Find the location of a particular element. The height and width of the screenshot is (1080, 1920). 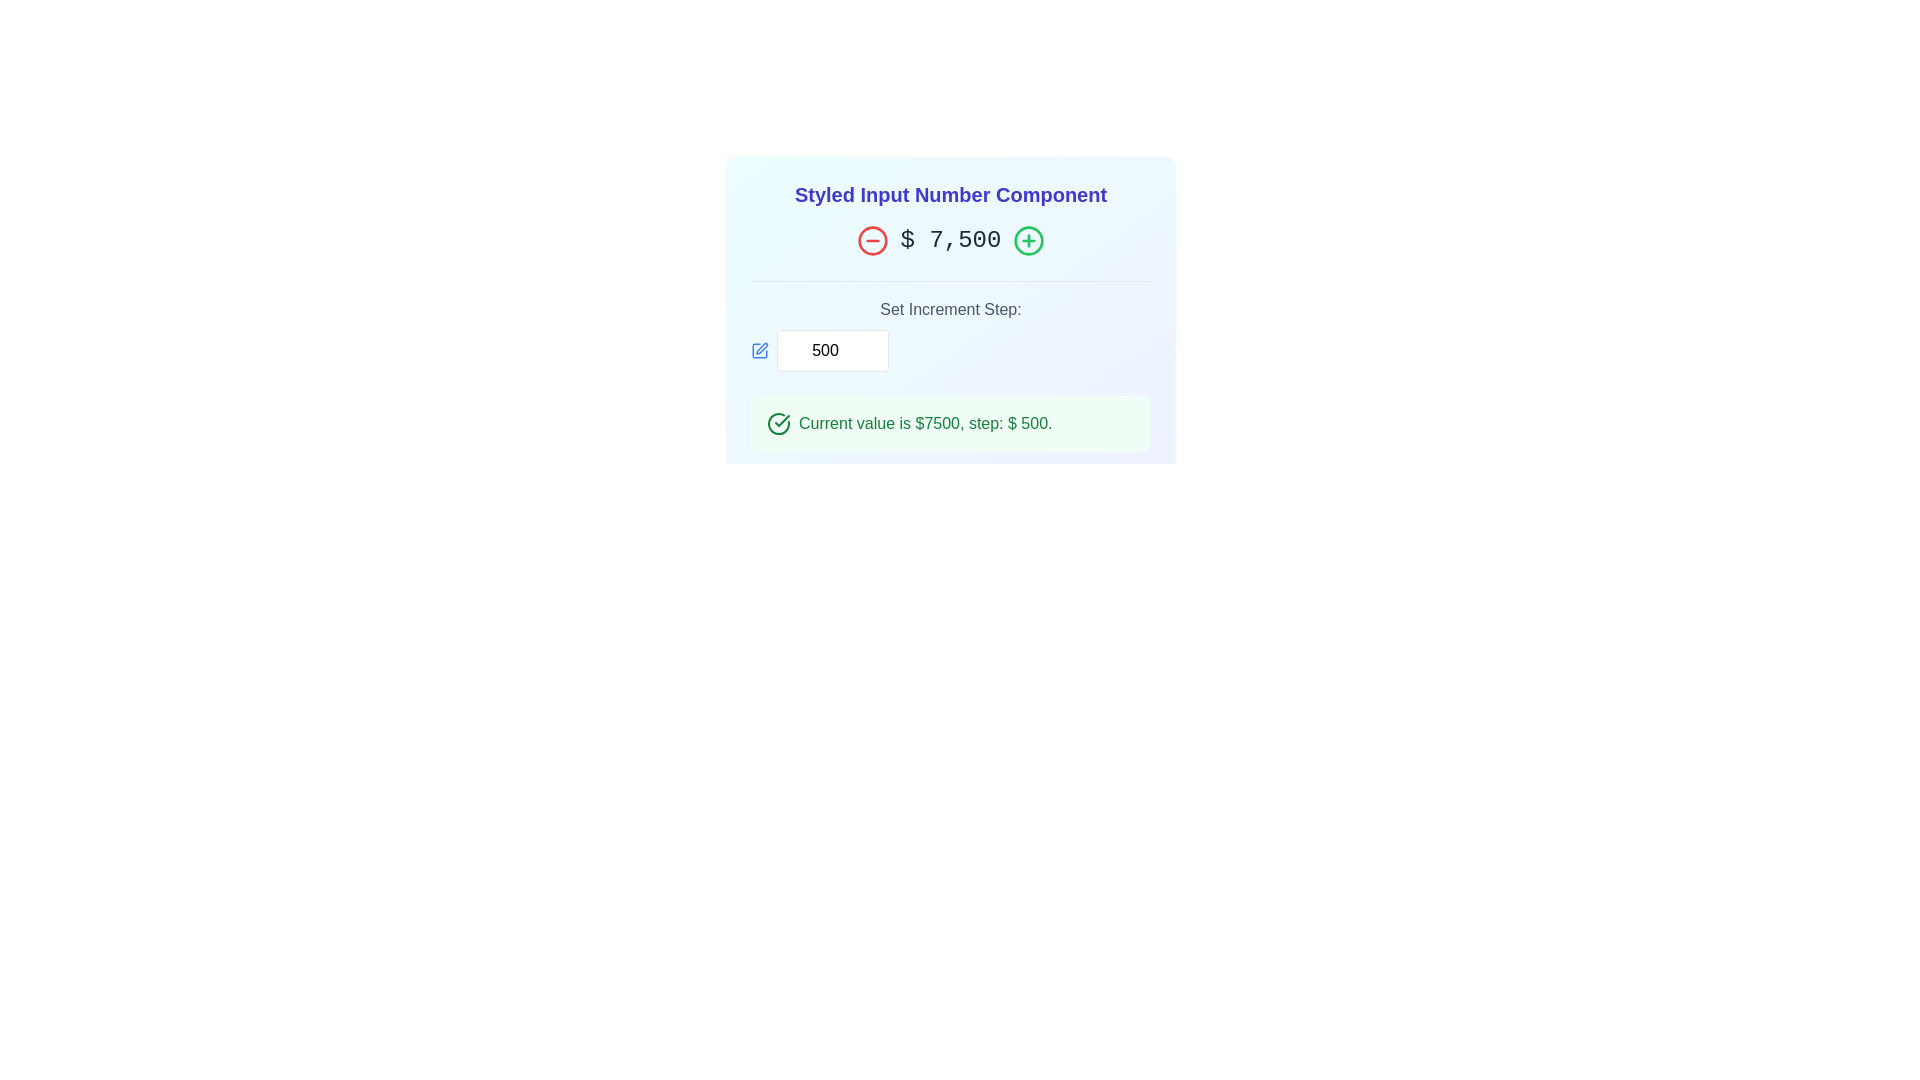

the informational element displaying the message 'Current value is $ 7500, step: $ 500.' with a green checkmark icon, located at the bottom of the styled card component is located at coordinates (949, 423).